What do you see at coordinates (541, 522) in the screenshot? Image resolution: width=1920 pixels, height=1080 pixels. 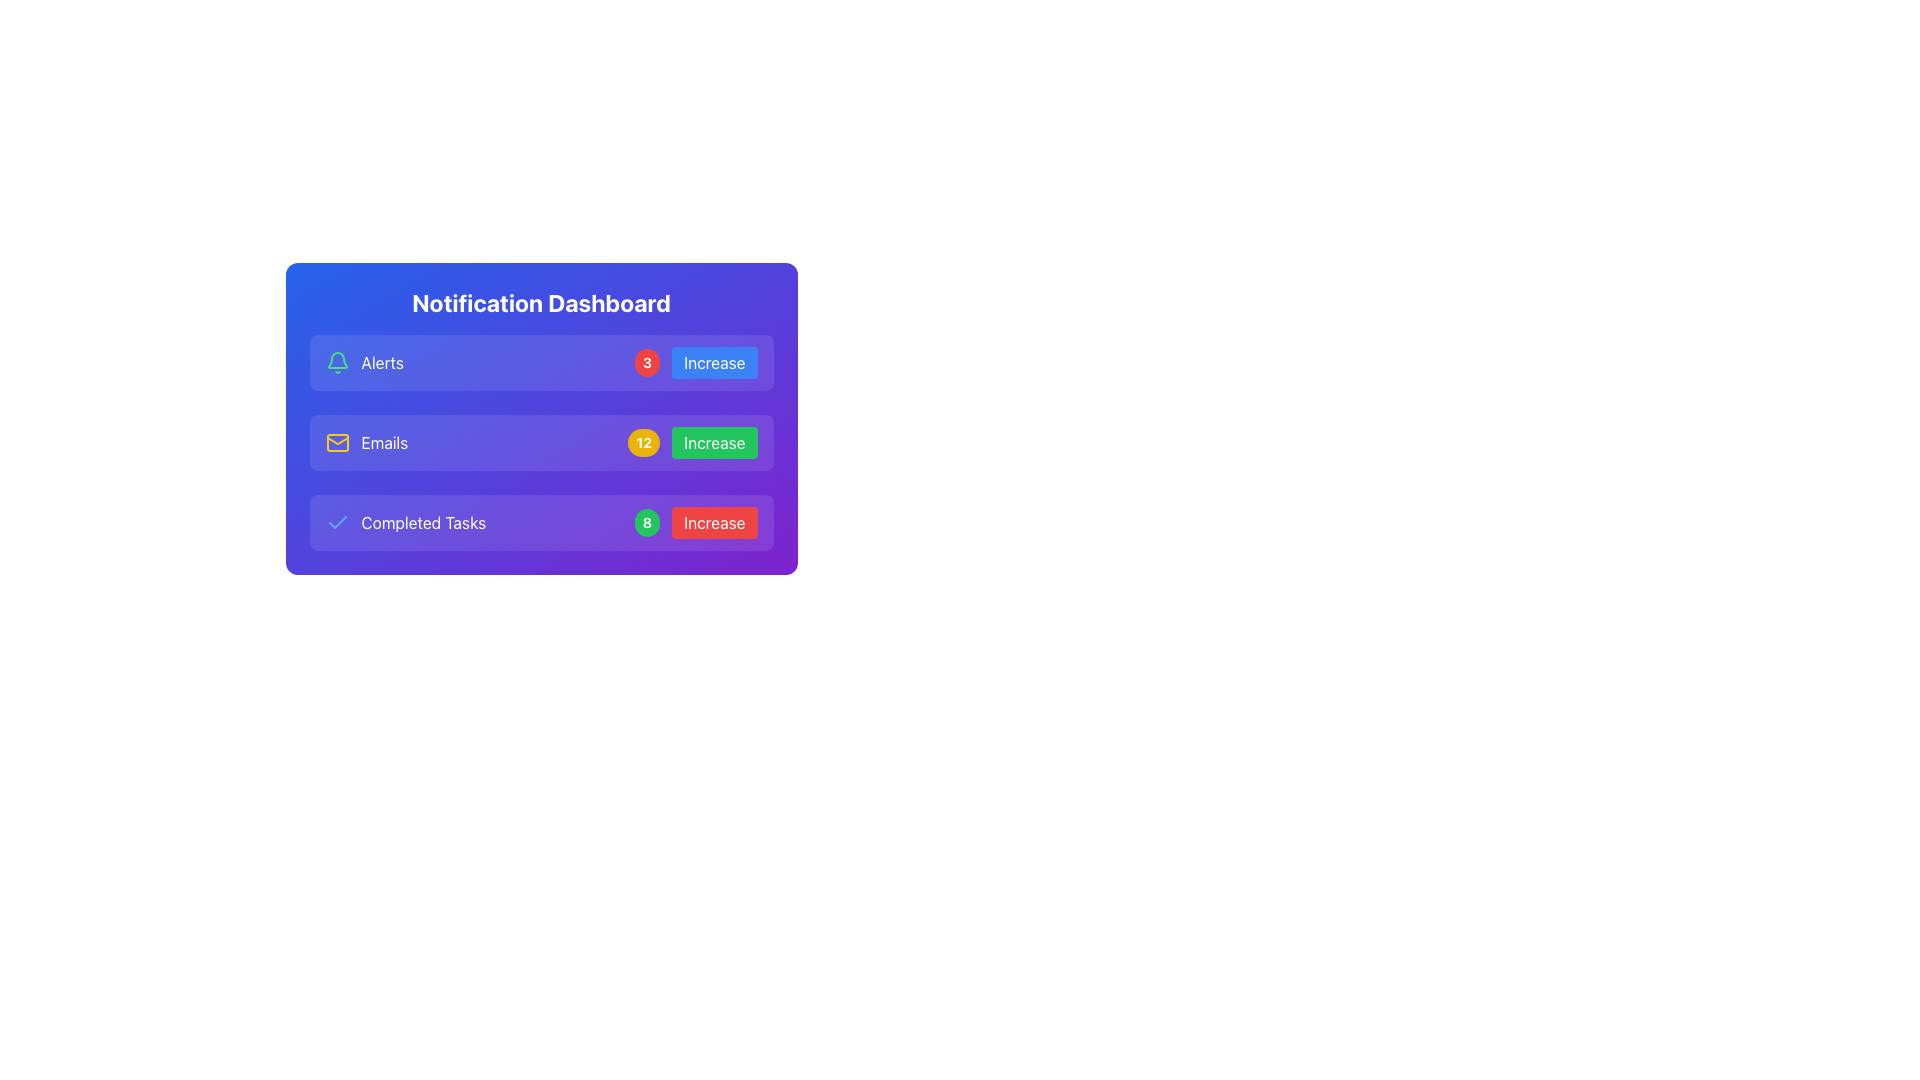 I see `the 'Completed Tasks' card in the Notification Dashboard, which features a checkmark icon, a numerical badge showing '8', and an 'Increase' button styled in red` at bounding box center [541, 522].